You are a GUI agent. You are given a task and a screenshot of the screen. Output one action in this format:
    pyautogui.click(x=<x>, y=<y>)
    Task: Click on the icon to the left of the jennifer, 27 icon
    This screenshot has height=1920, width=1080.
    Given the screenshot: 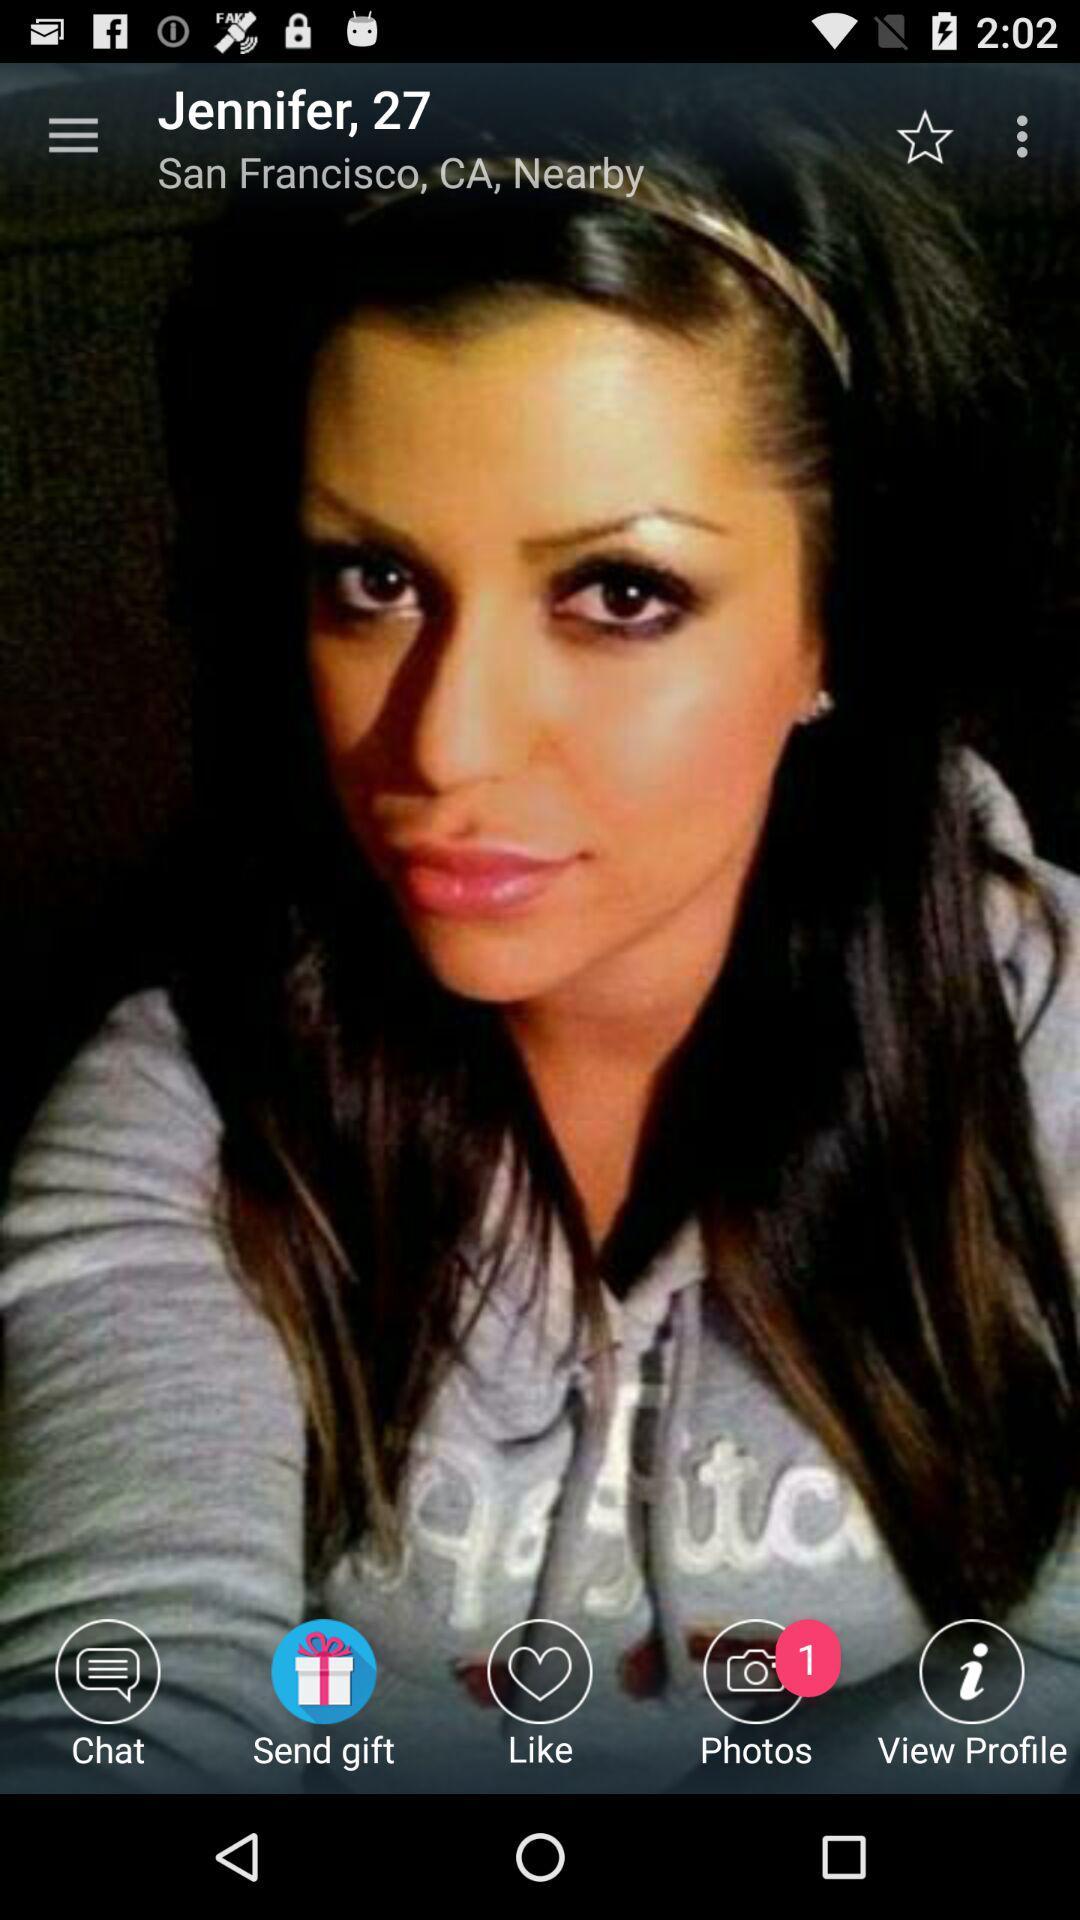 What is the action you would take?
    pyautogui.click(x=72, y=135)
    